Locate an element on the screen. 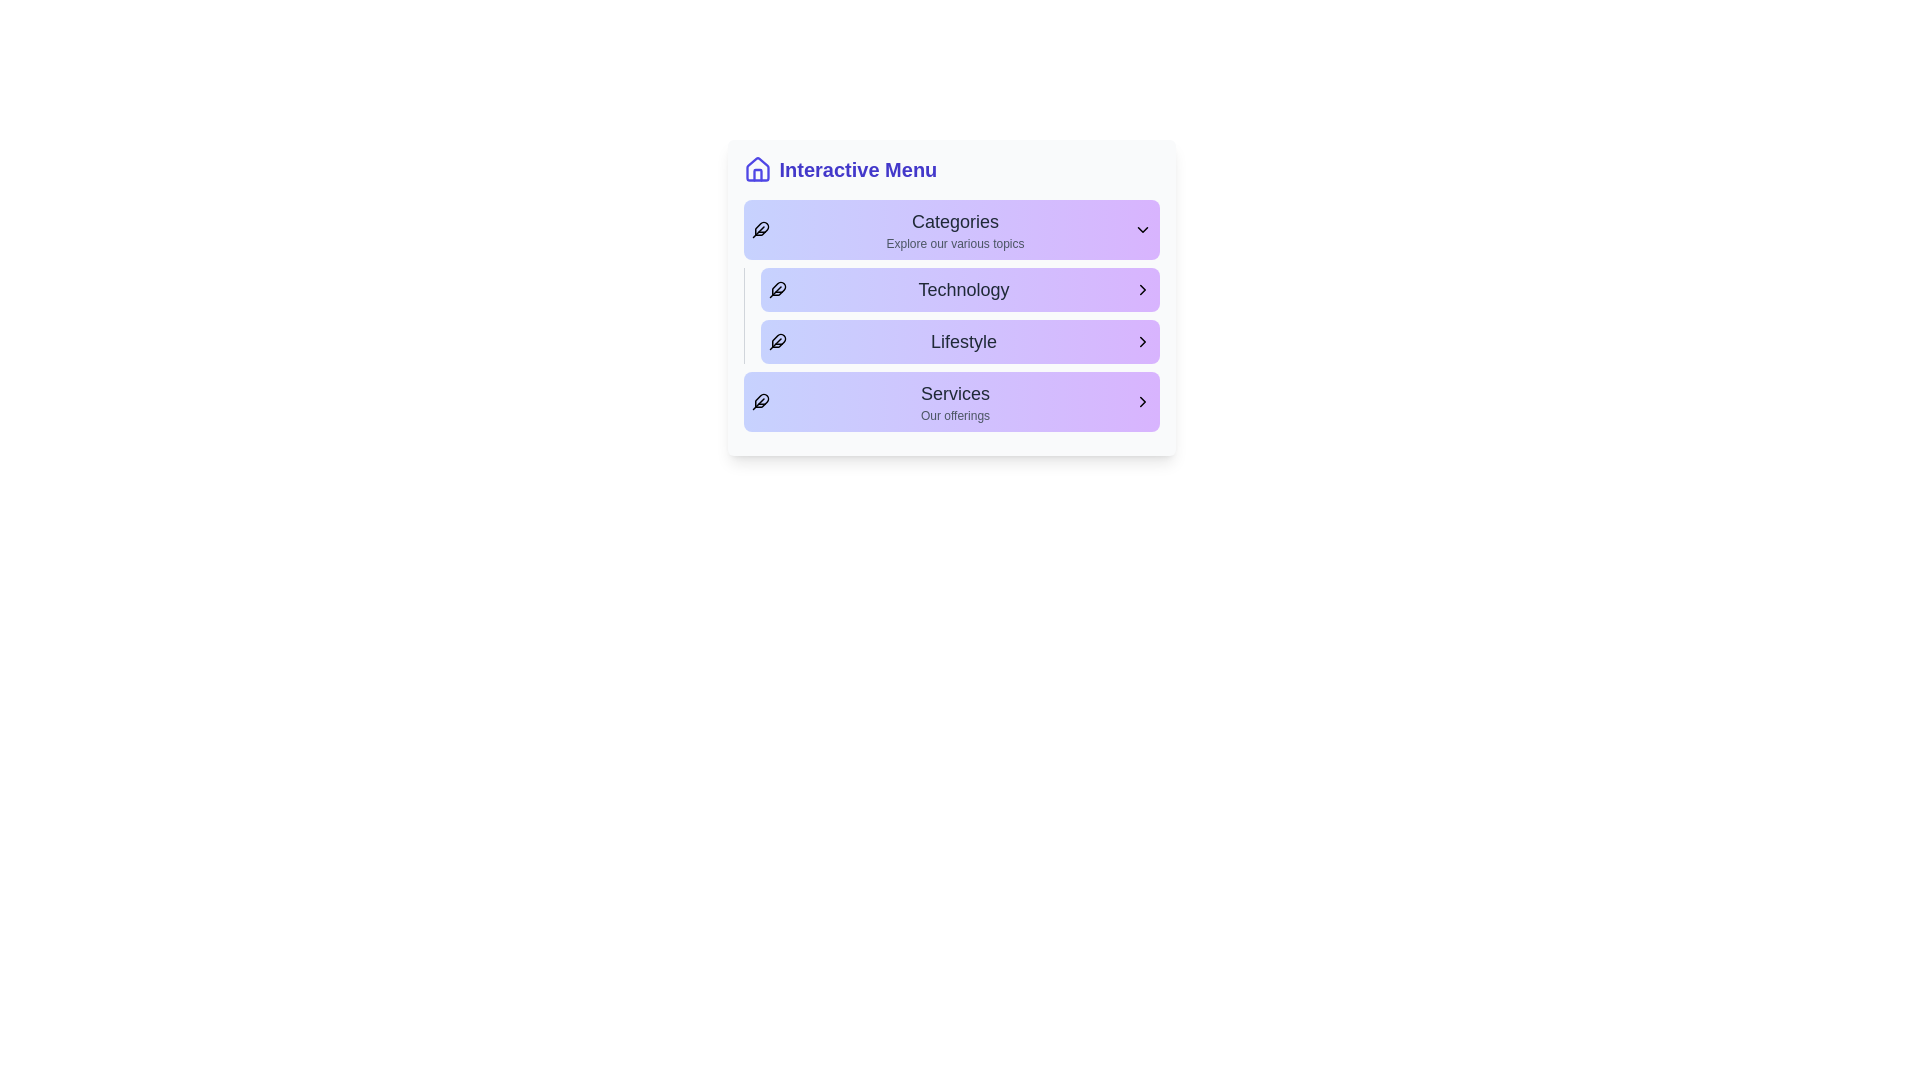 The image size is (1920, 1080). static text label that serves as a header for the 'Services' category, positioned on the left-center part of the menu section is located at coordinates (954, 393).